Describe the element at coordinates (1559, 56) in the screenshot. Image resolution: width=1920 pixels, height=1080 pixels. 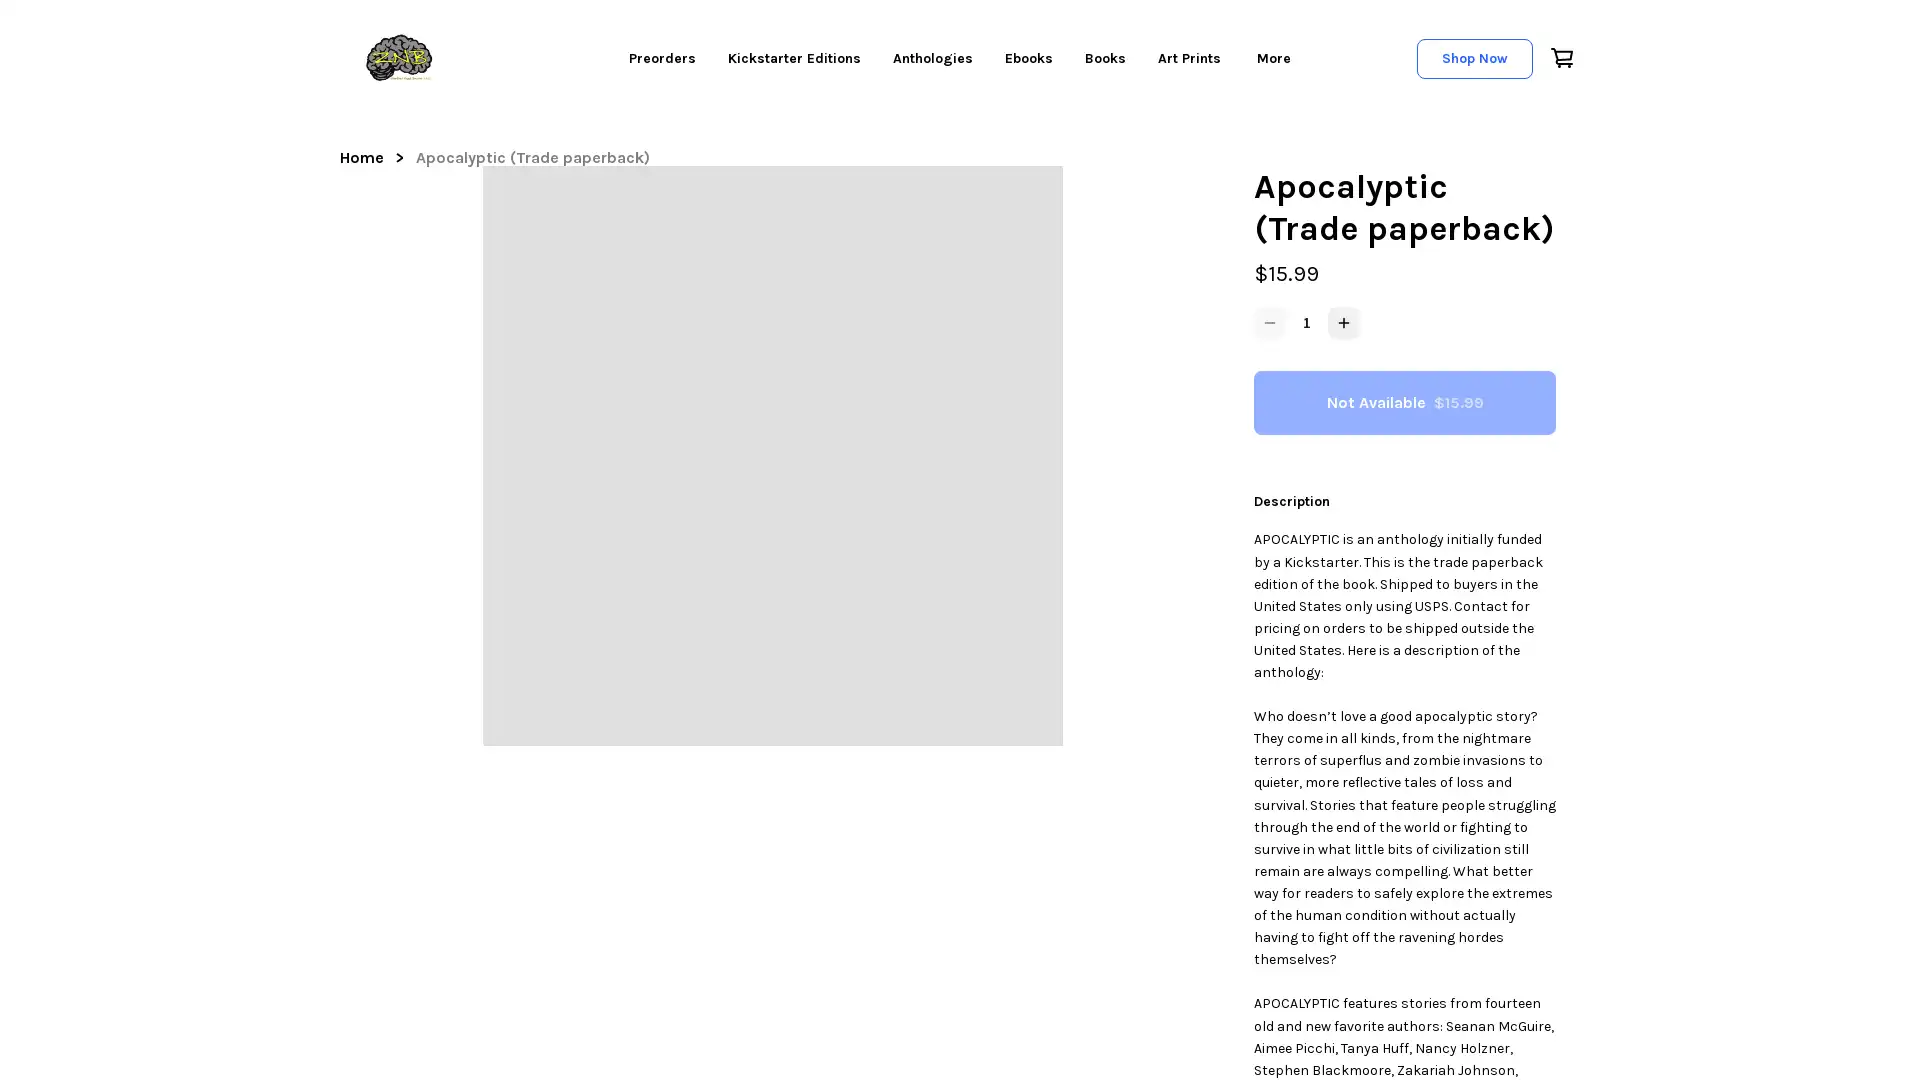
I see `Cart icon` at that location.